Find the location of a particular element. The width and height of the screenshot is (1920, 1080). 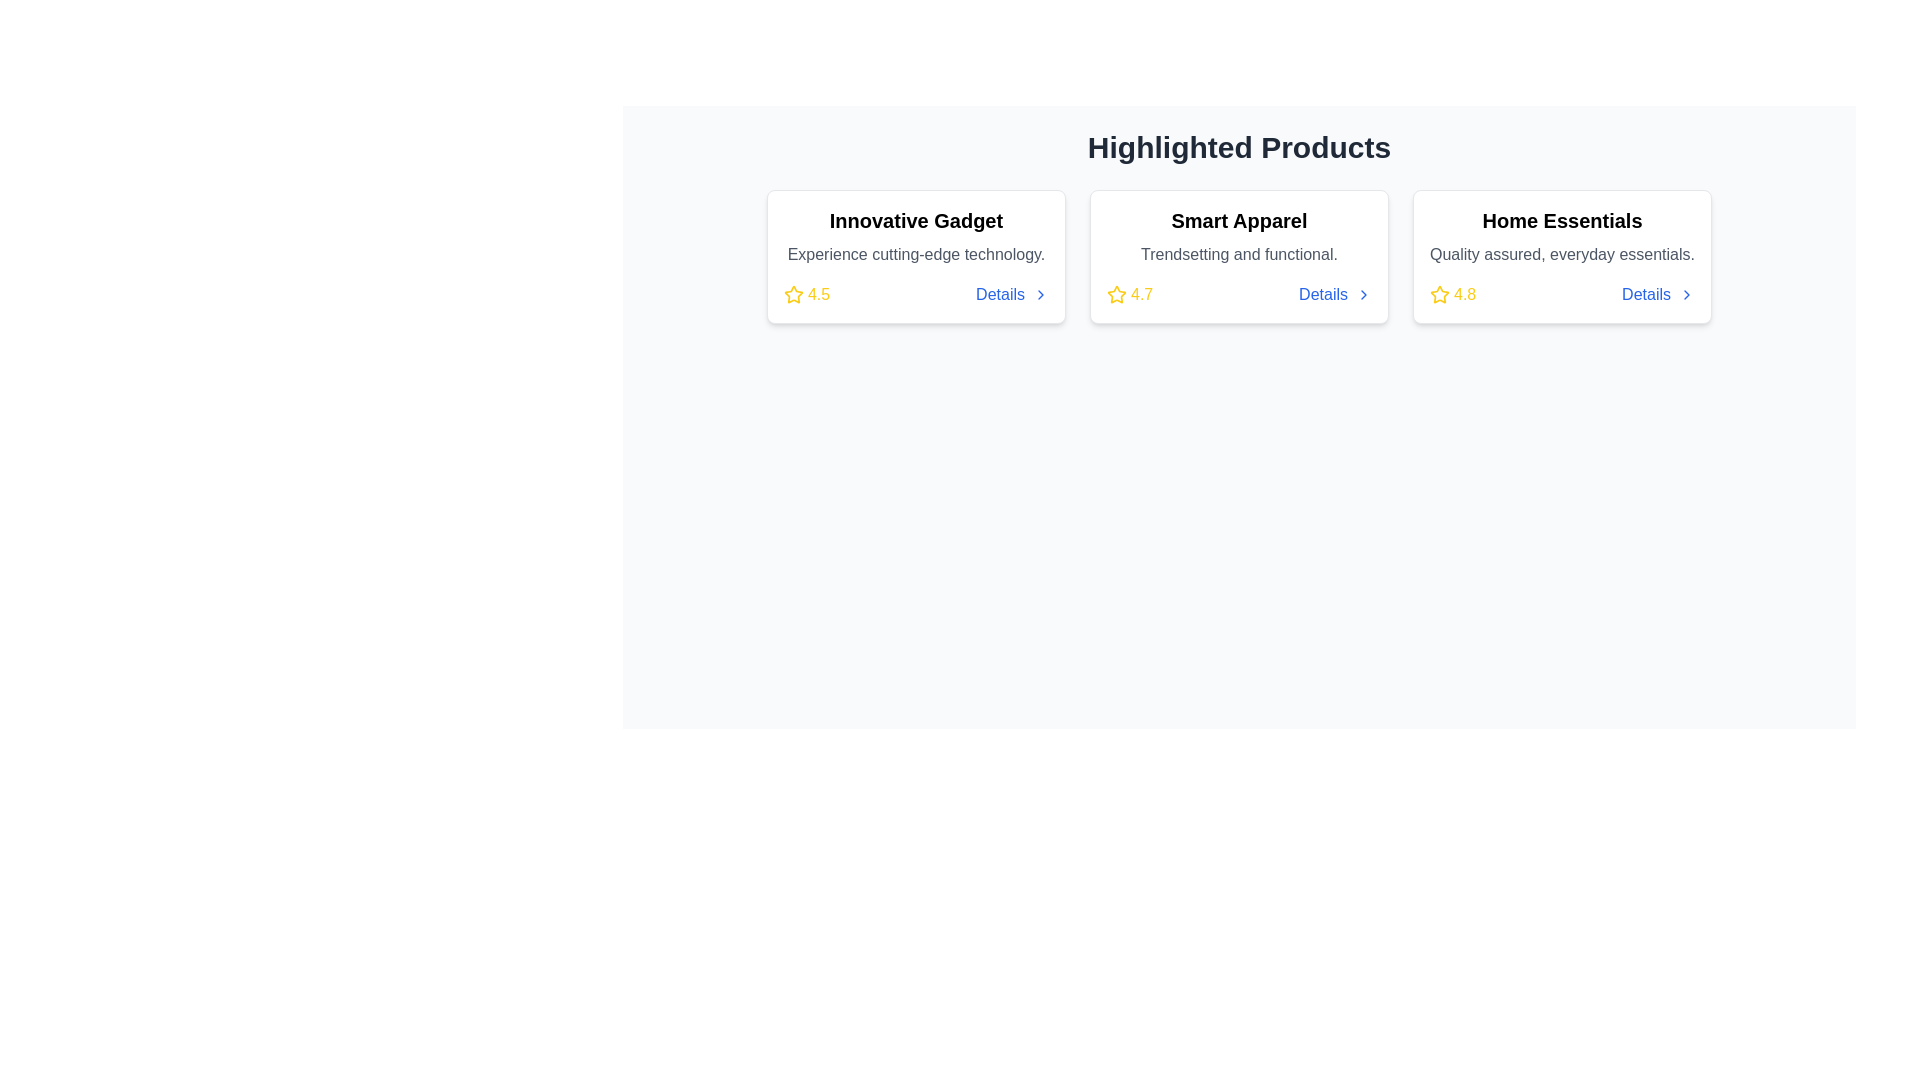

the link located at the bottom right of the 'Smart Apparel' card, which navigates to detailed information about the product is located at coordinates (1334, 294).